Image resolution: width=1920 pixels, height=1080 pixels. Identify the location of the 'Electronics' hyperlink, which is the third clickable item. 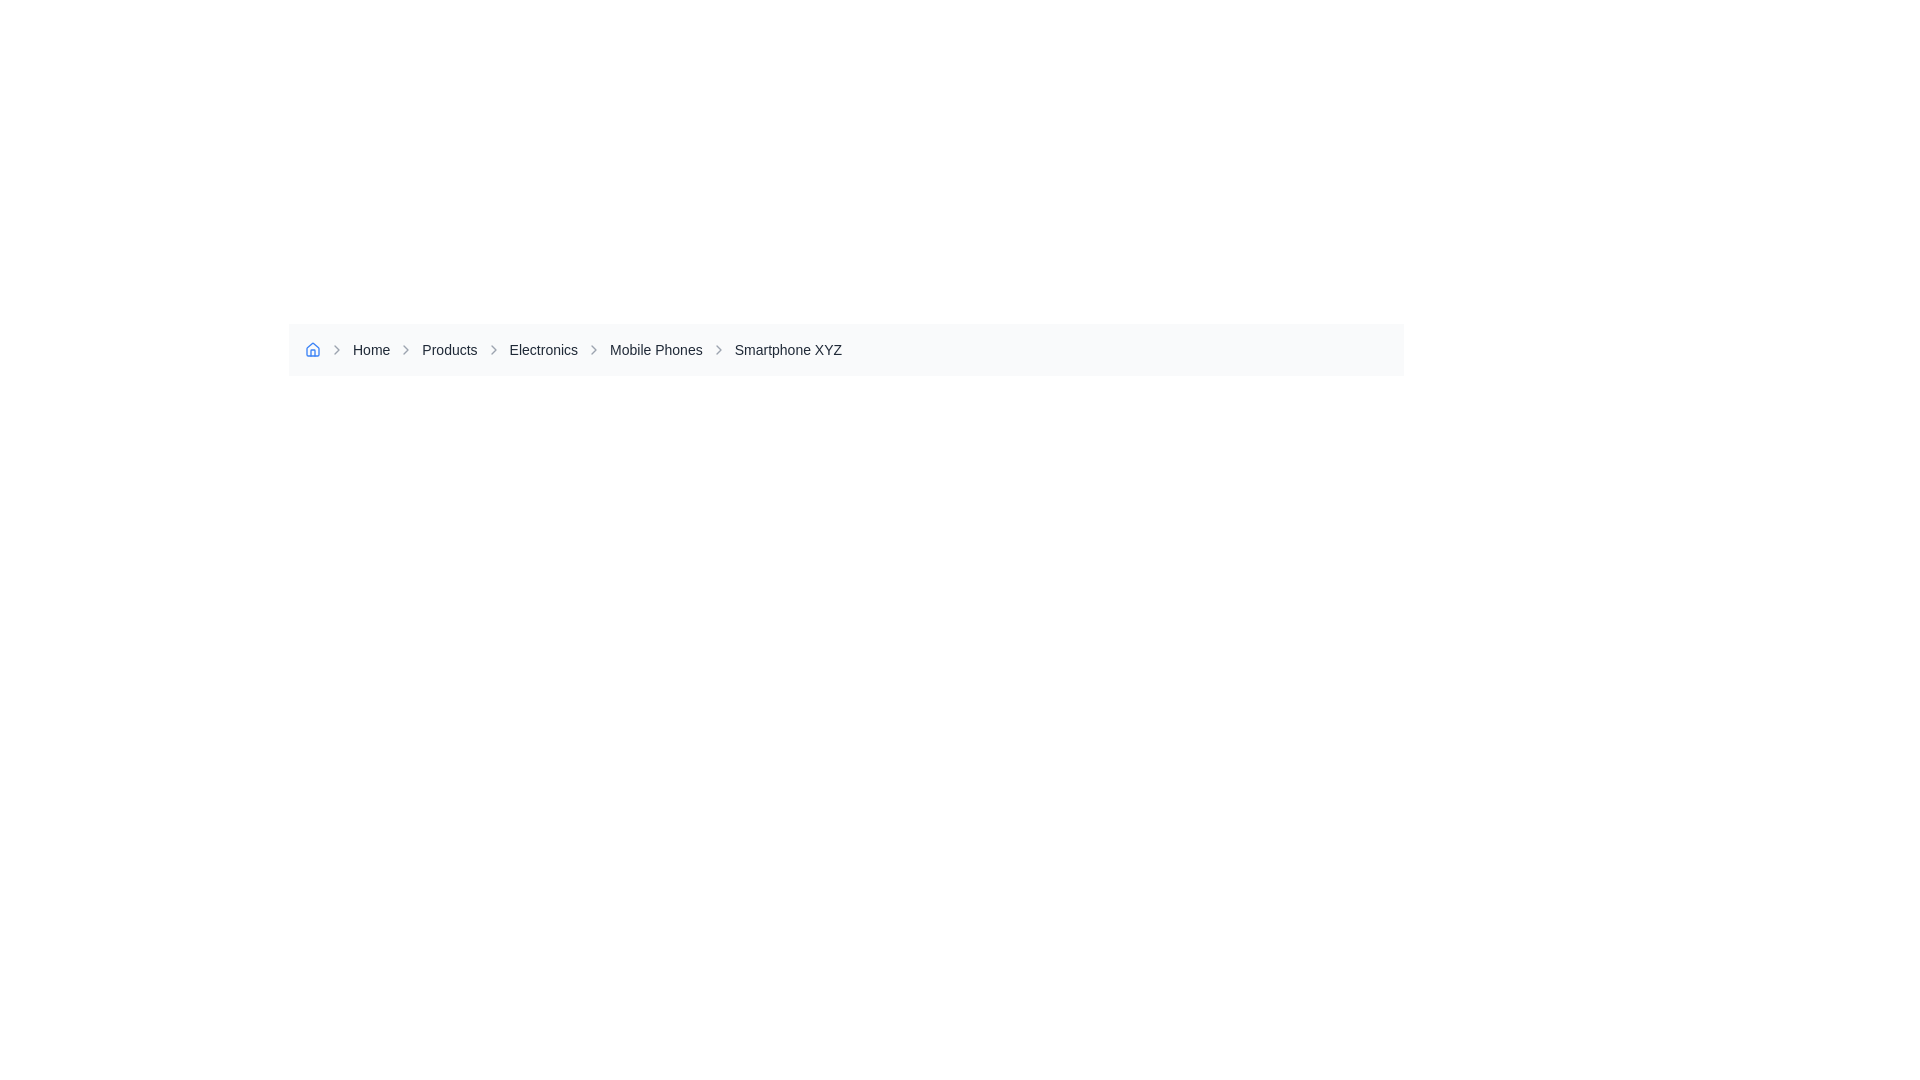
(543, 349).